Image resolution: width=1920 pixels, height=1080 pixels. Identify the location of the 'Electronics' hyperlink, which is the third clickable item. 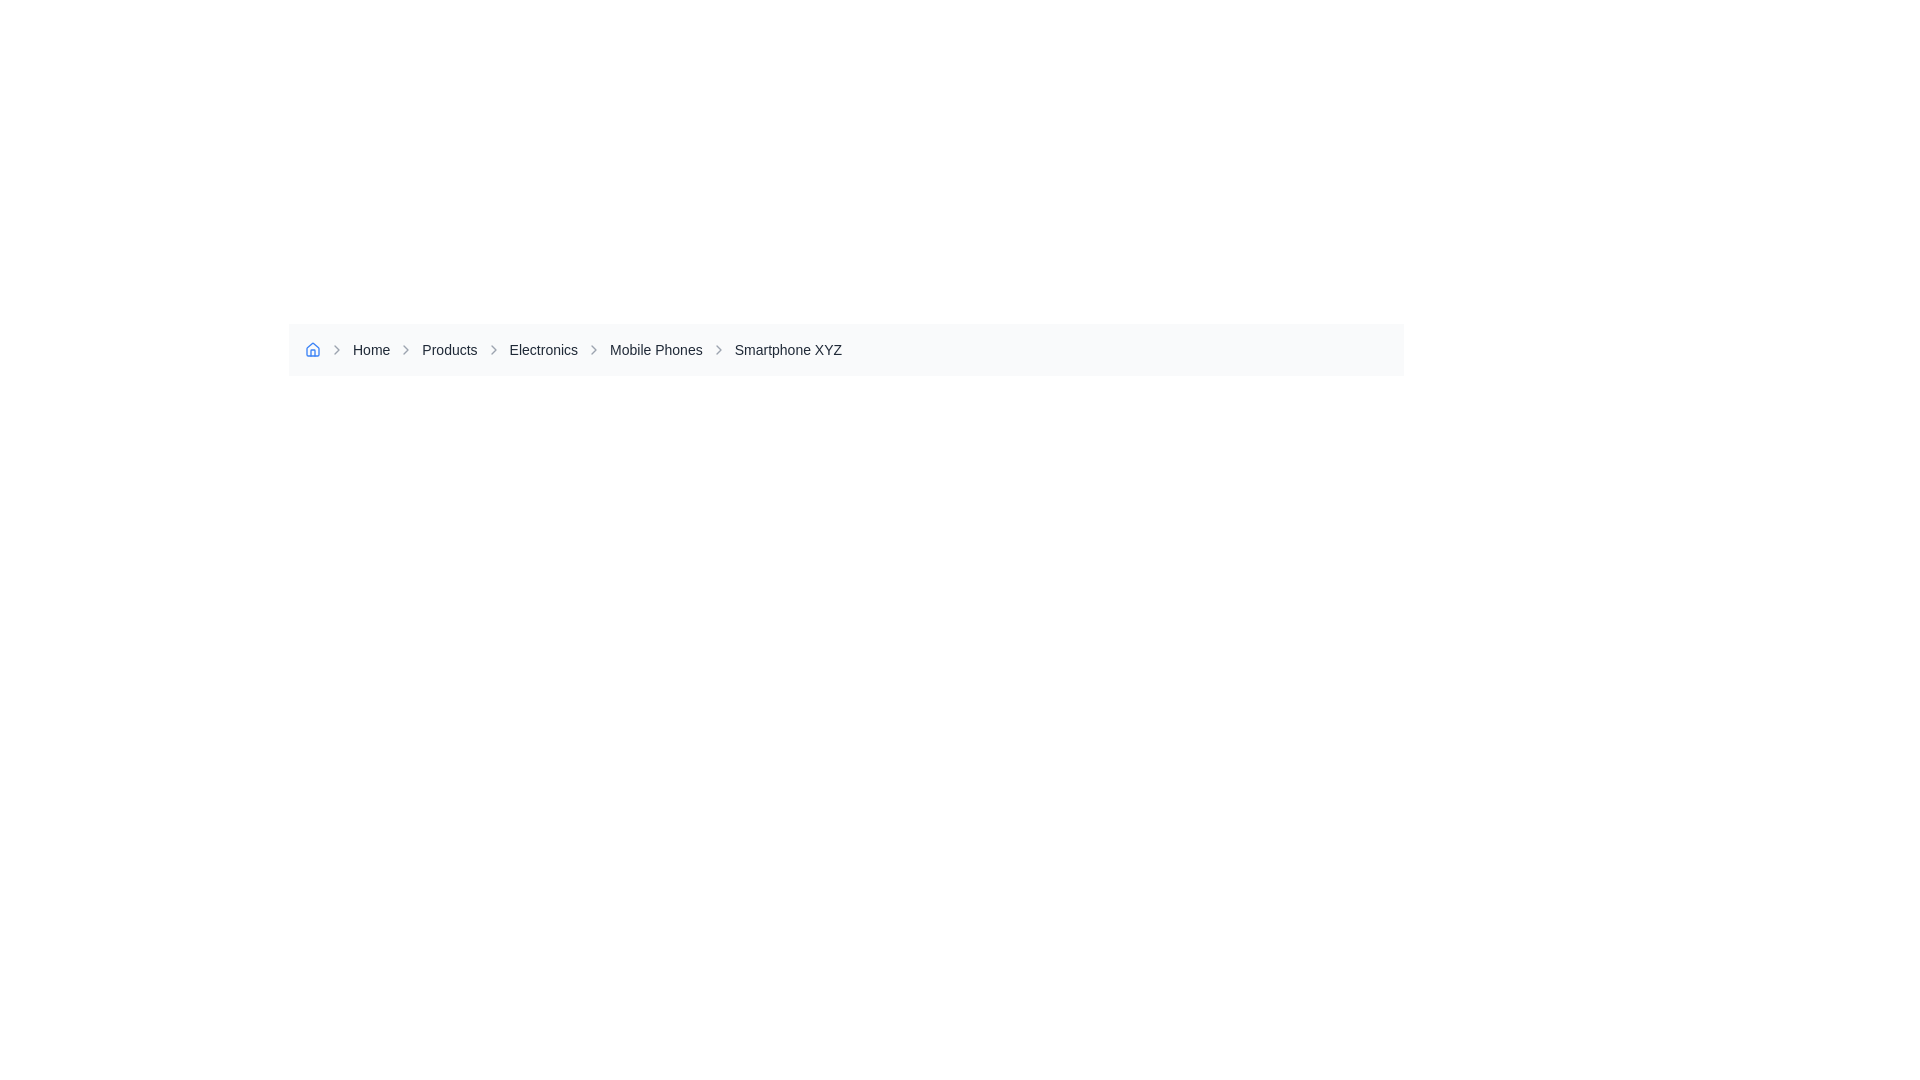
(543, 349).